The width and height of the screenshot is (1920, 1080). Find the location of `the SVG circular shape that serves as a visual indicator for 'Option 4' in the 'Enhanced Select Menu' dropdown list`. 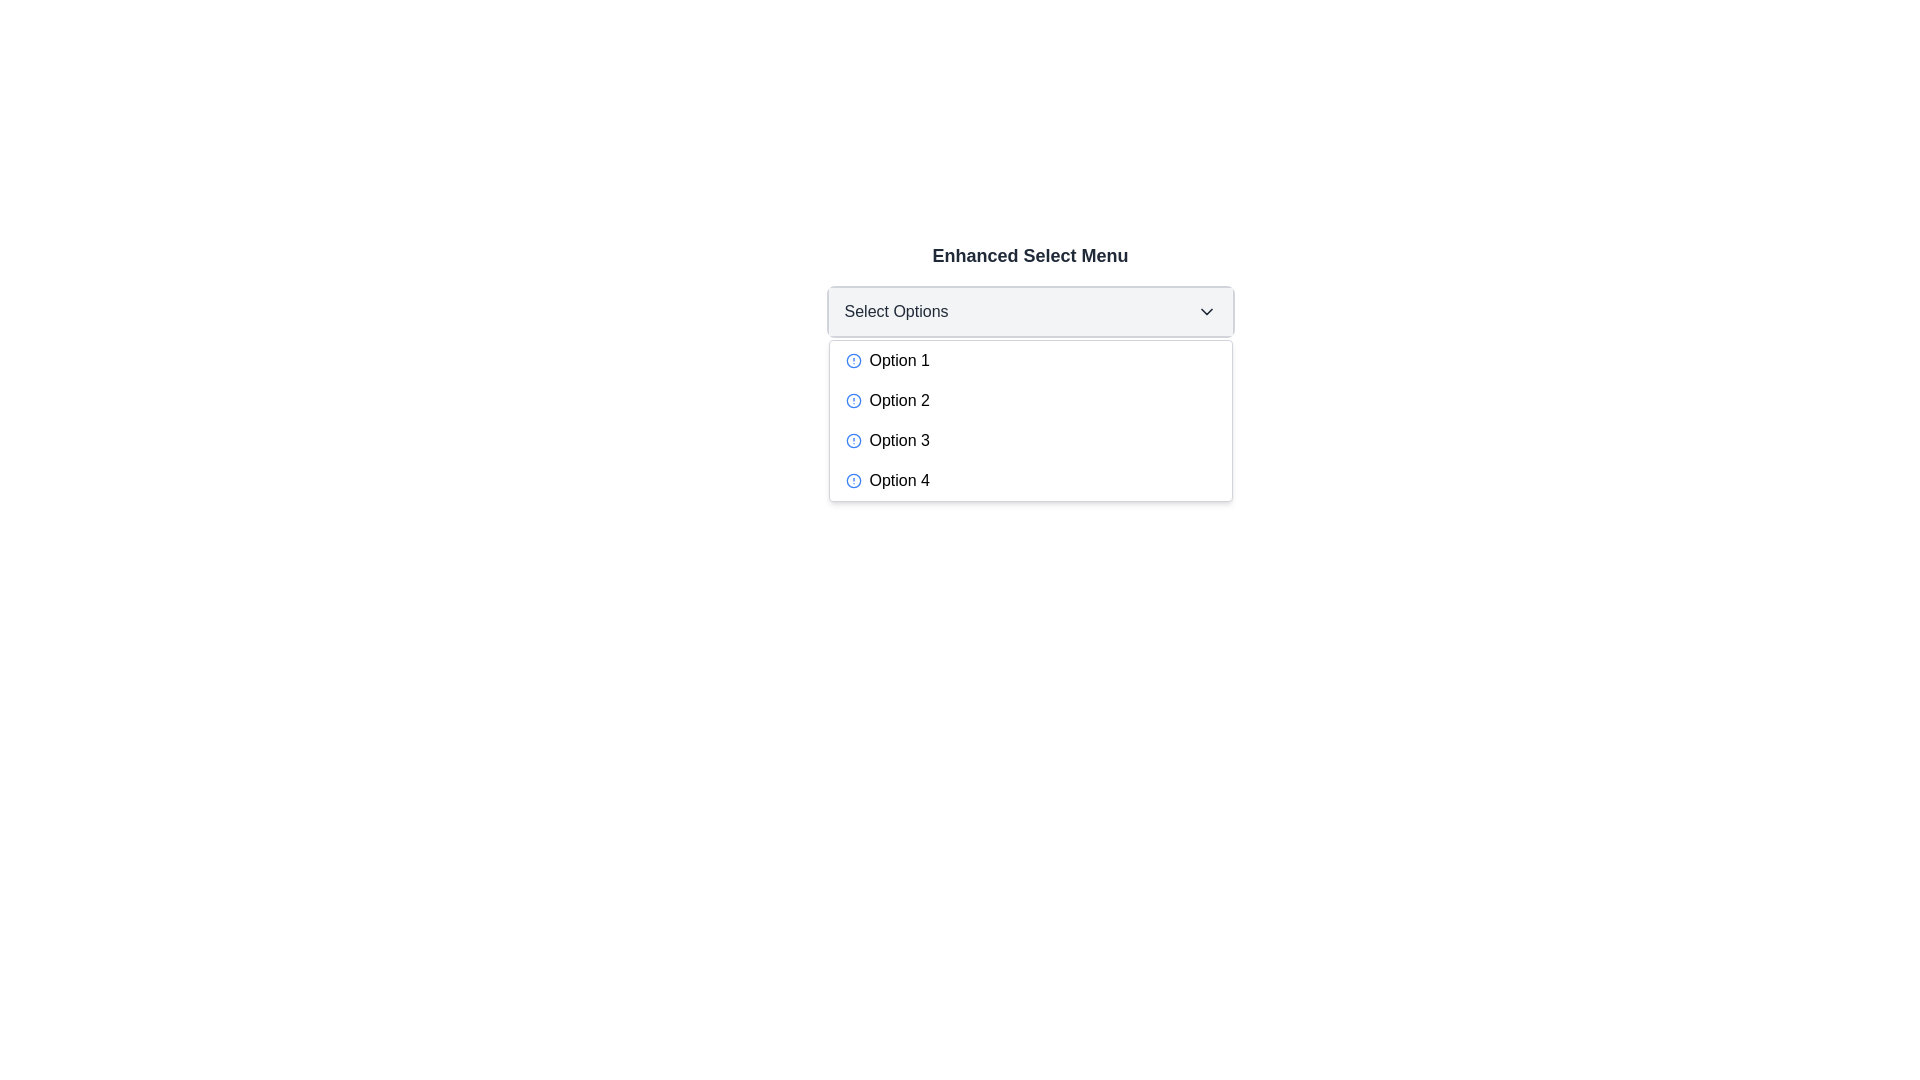

the SVG circular shape that serves as a visual indicator for 'Option 4' in the 'Enhanced Select Menu' dropdown list is located at coordinates (853, 481).